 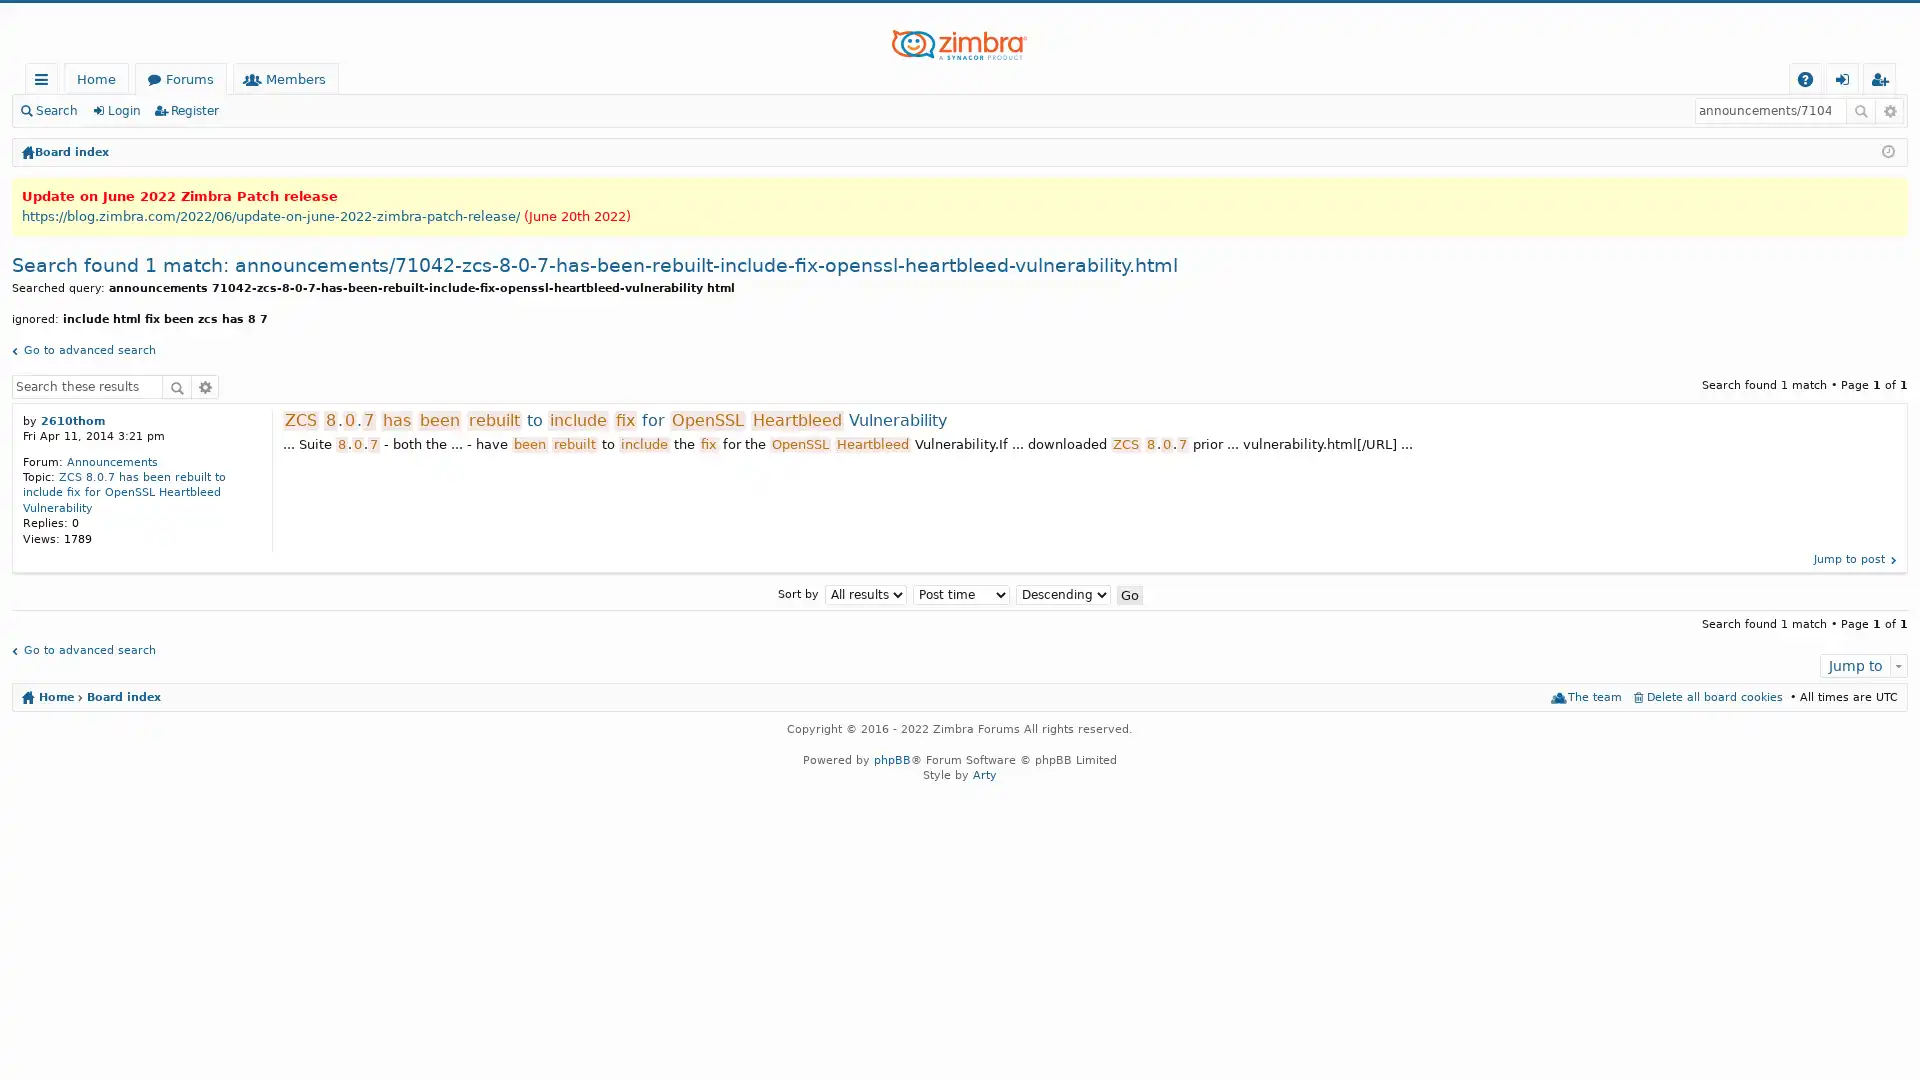 What do you see at coordinates (1128, 593) in the screenshot?
I see `Go` at bounding box center [1128, 593].